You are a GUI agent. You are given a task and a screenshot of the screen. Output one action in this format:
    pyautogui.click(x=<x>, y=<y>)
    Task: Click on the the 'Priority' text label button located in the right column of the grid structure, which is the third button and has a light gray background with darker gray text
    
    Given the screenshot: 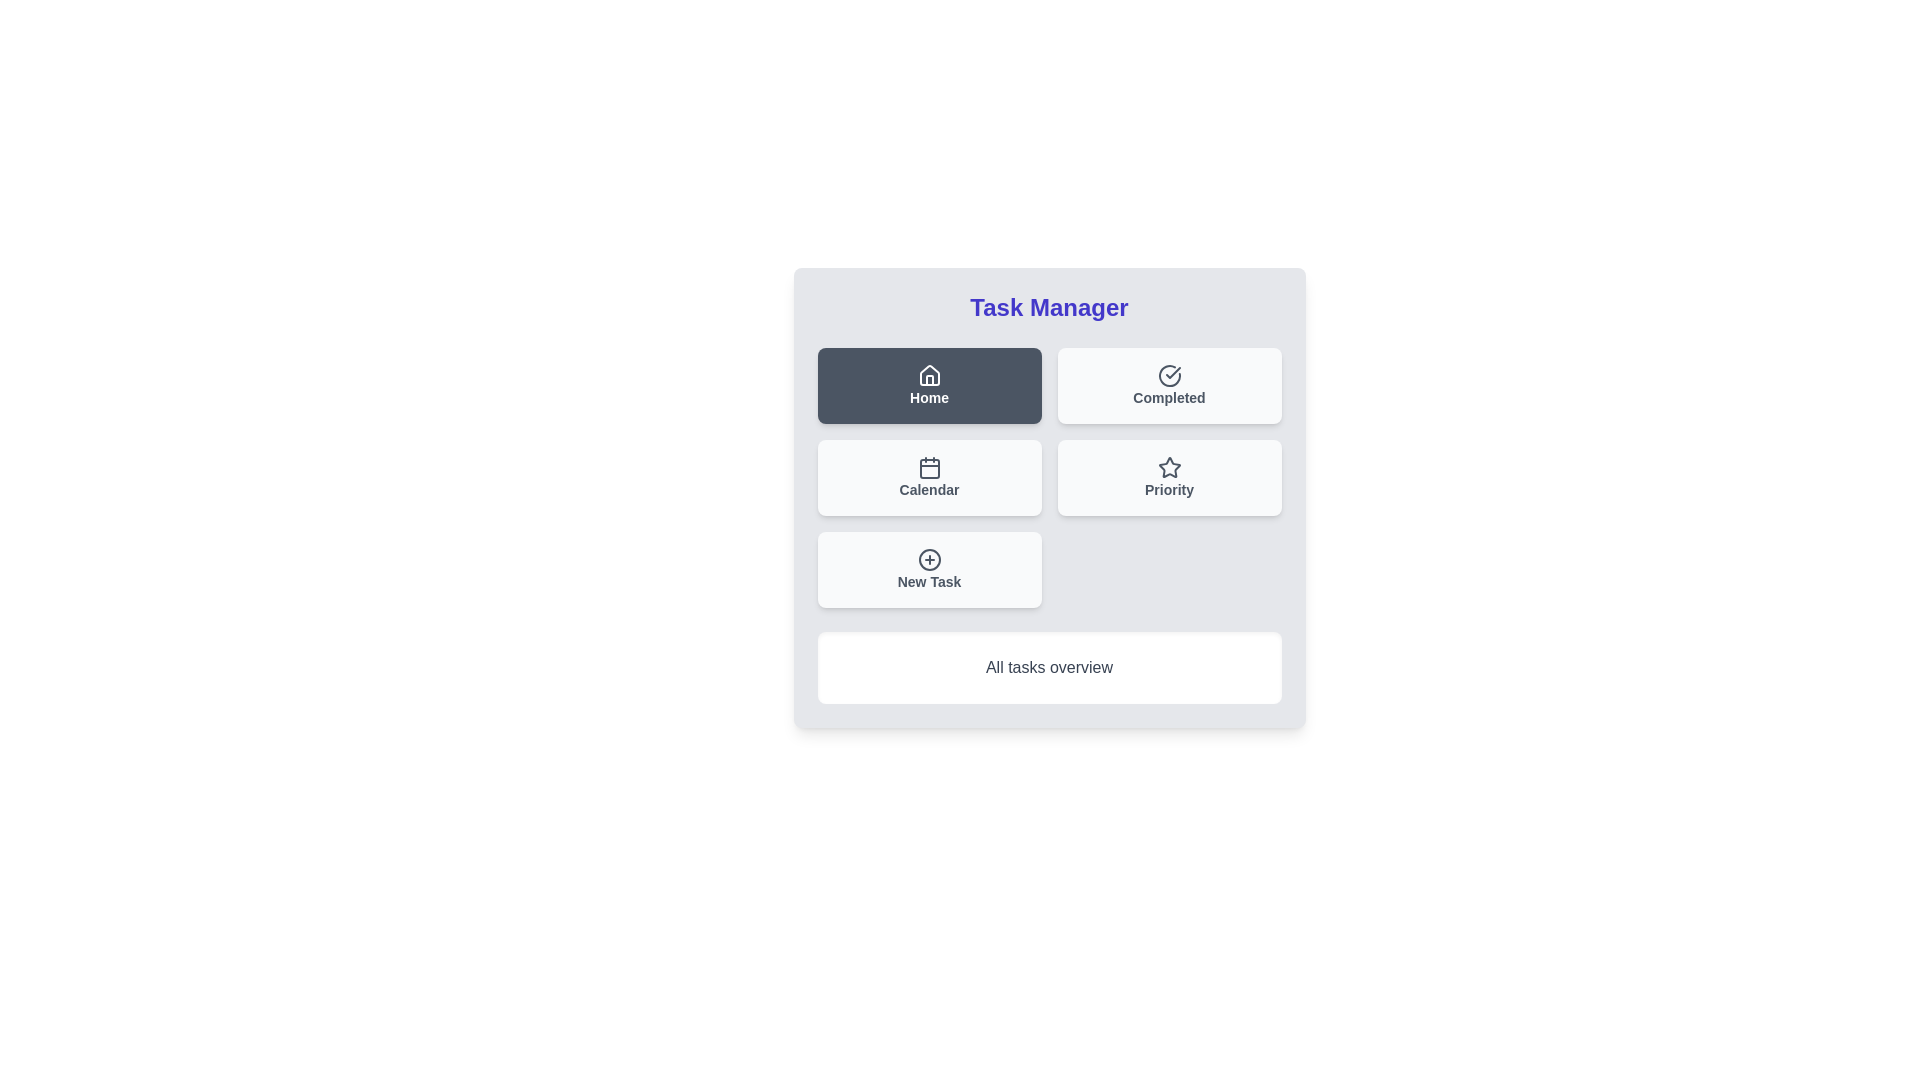 What is the action you would take?
    pyautogui.click(x=1169, y=489)
    